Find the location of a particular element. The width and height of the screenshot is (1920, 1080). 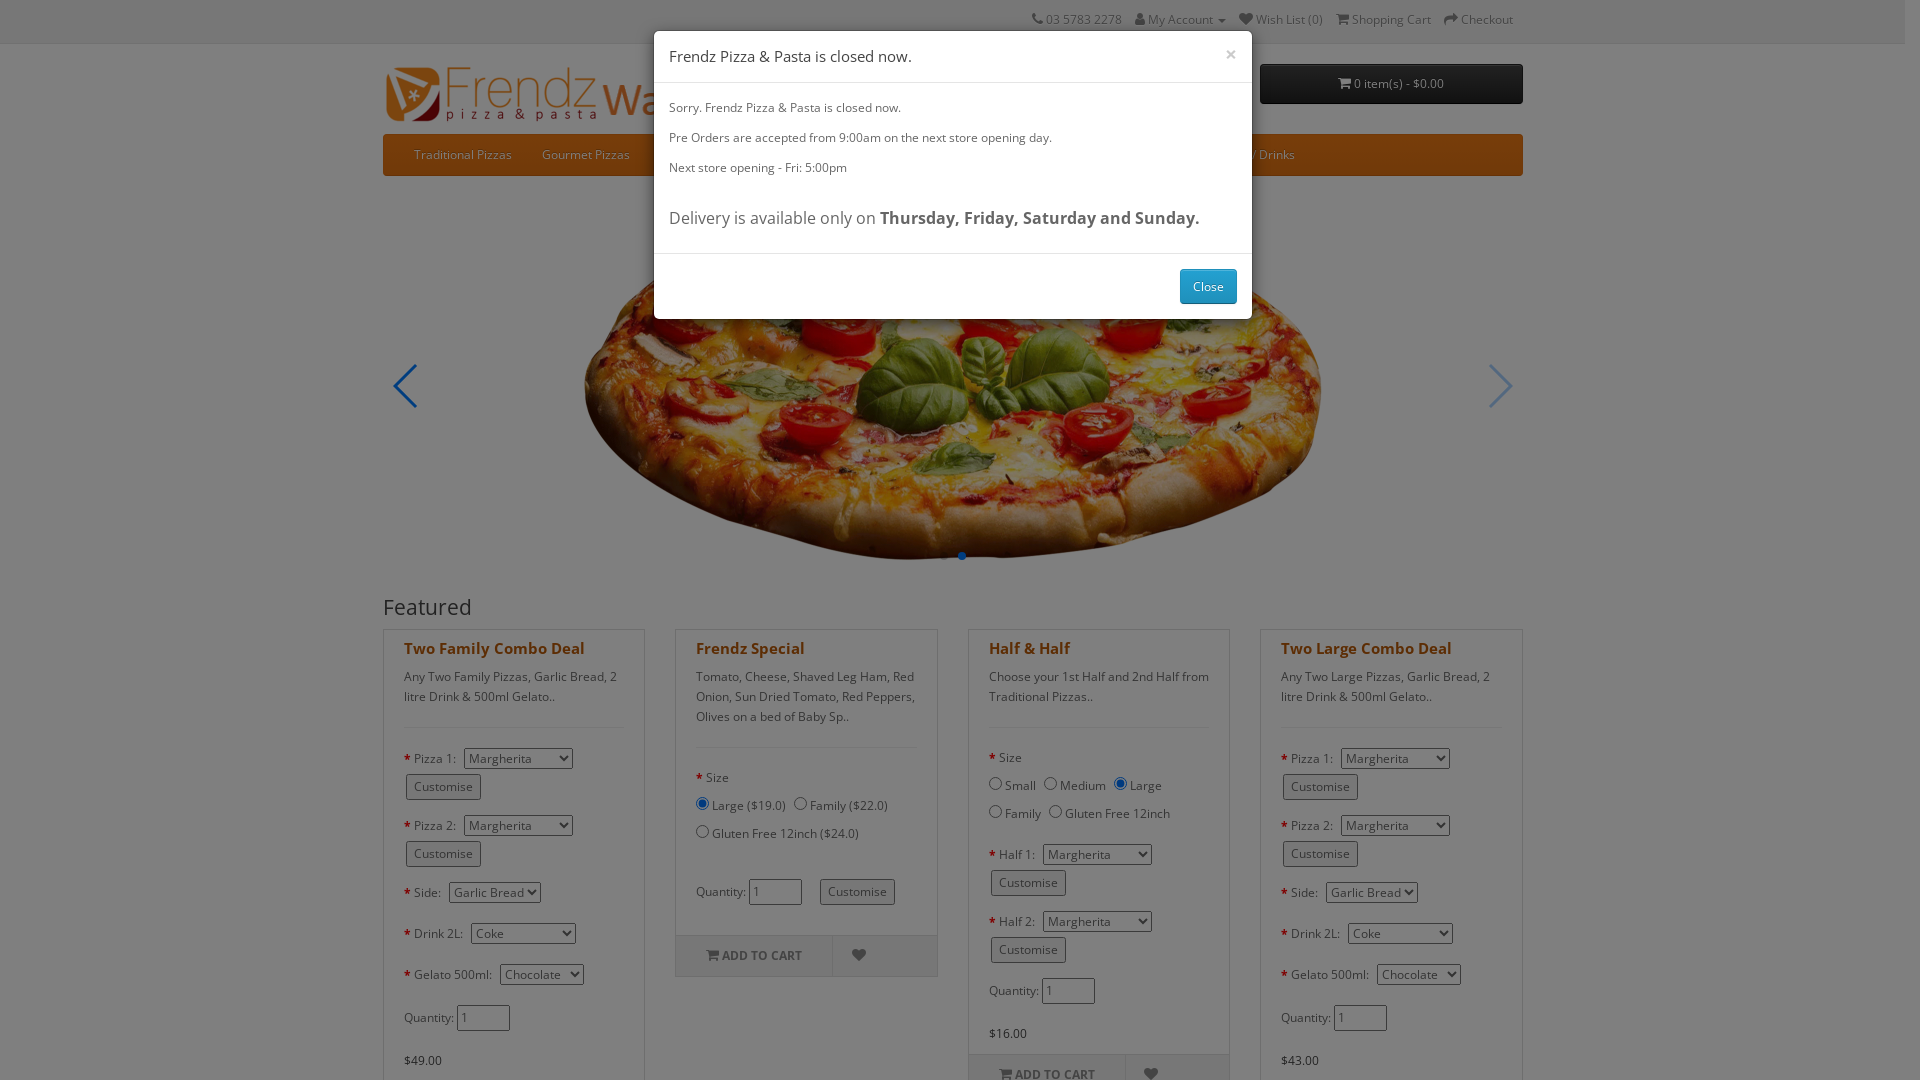

'Pizza Lovers' is located at coordinates (693, 153).